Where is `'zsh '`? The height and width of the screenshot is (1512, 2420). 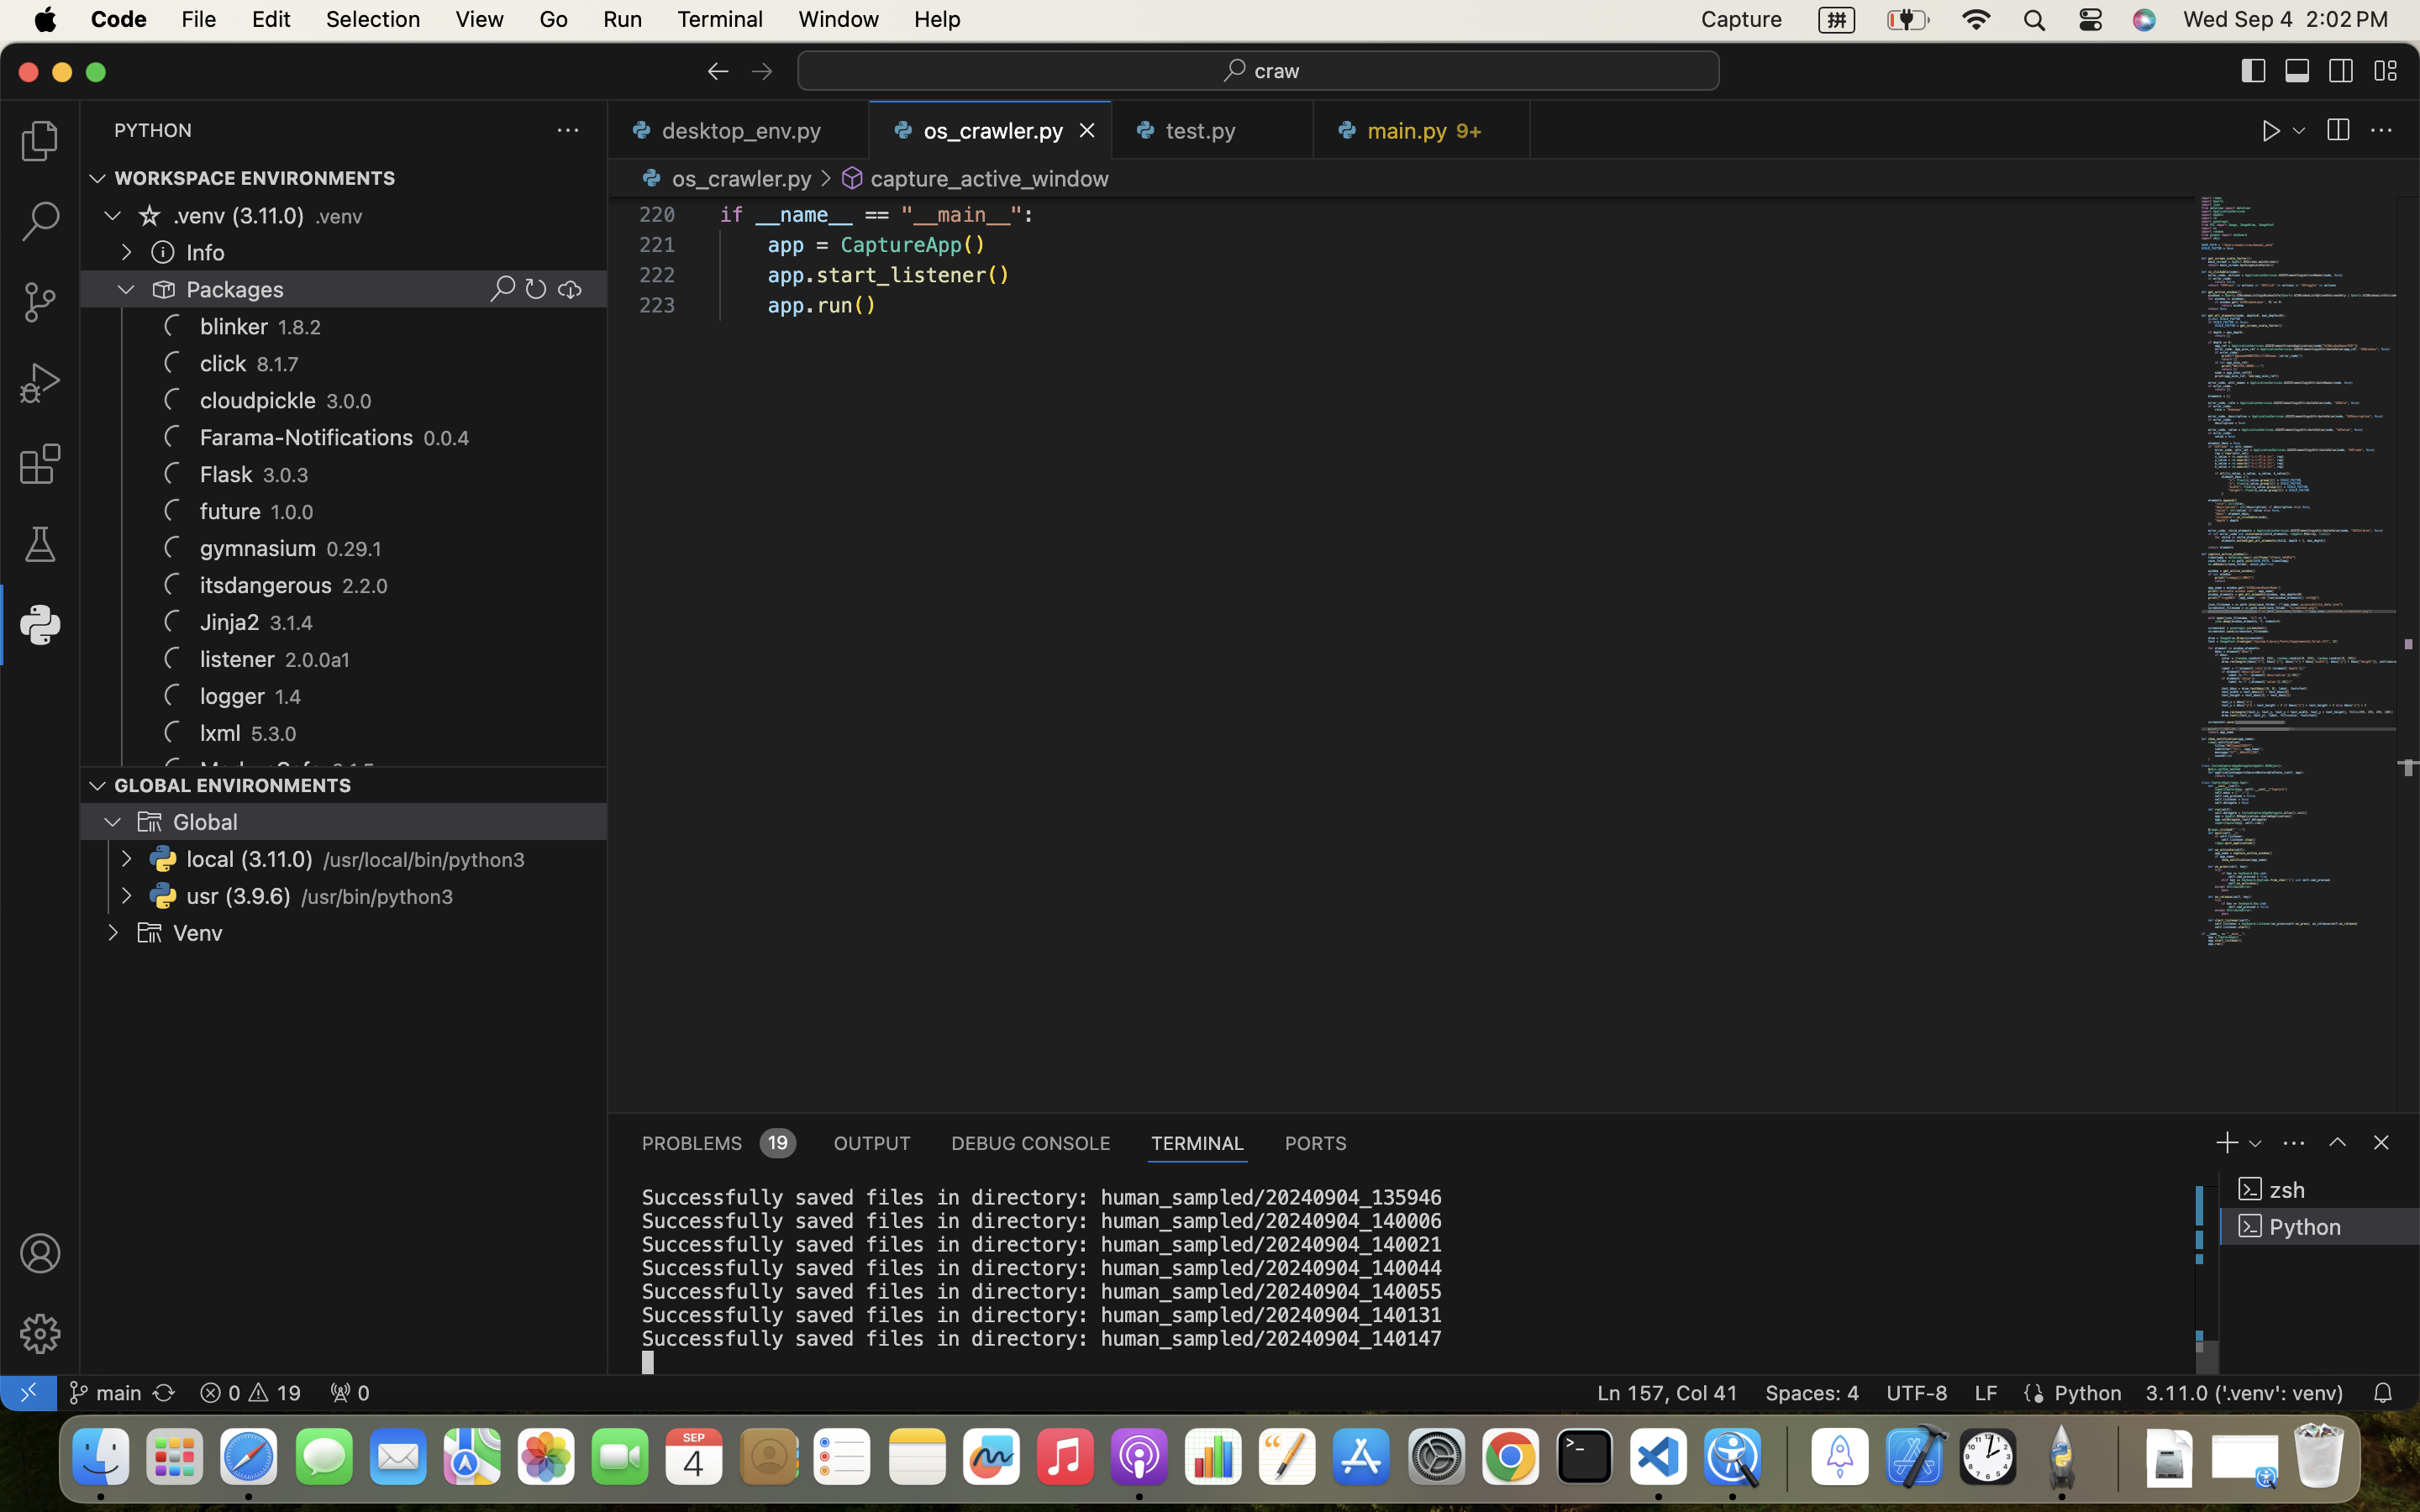 'zsh ' is located at coordinates (2319, 1189).